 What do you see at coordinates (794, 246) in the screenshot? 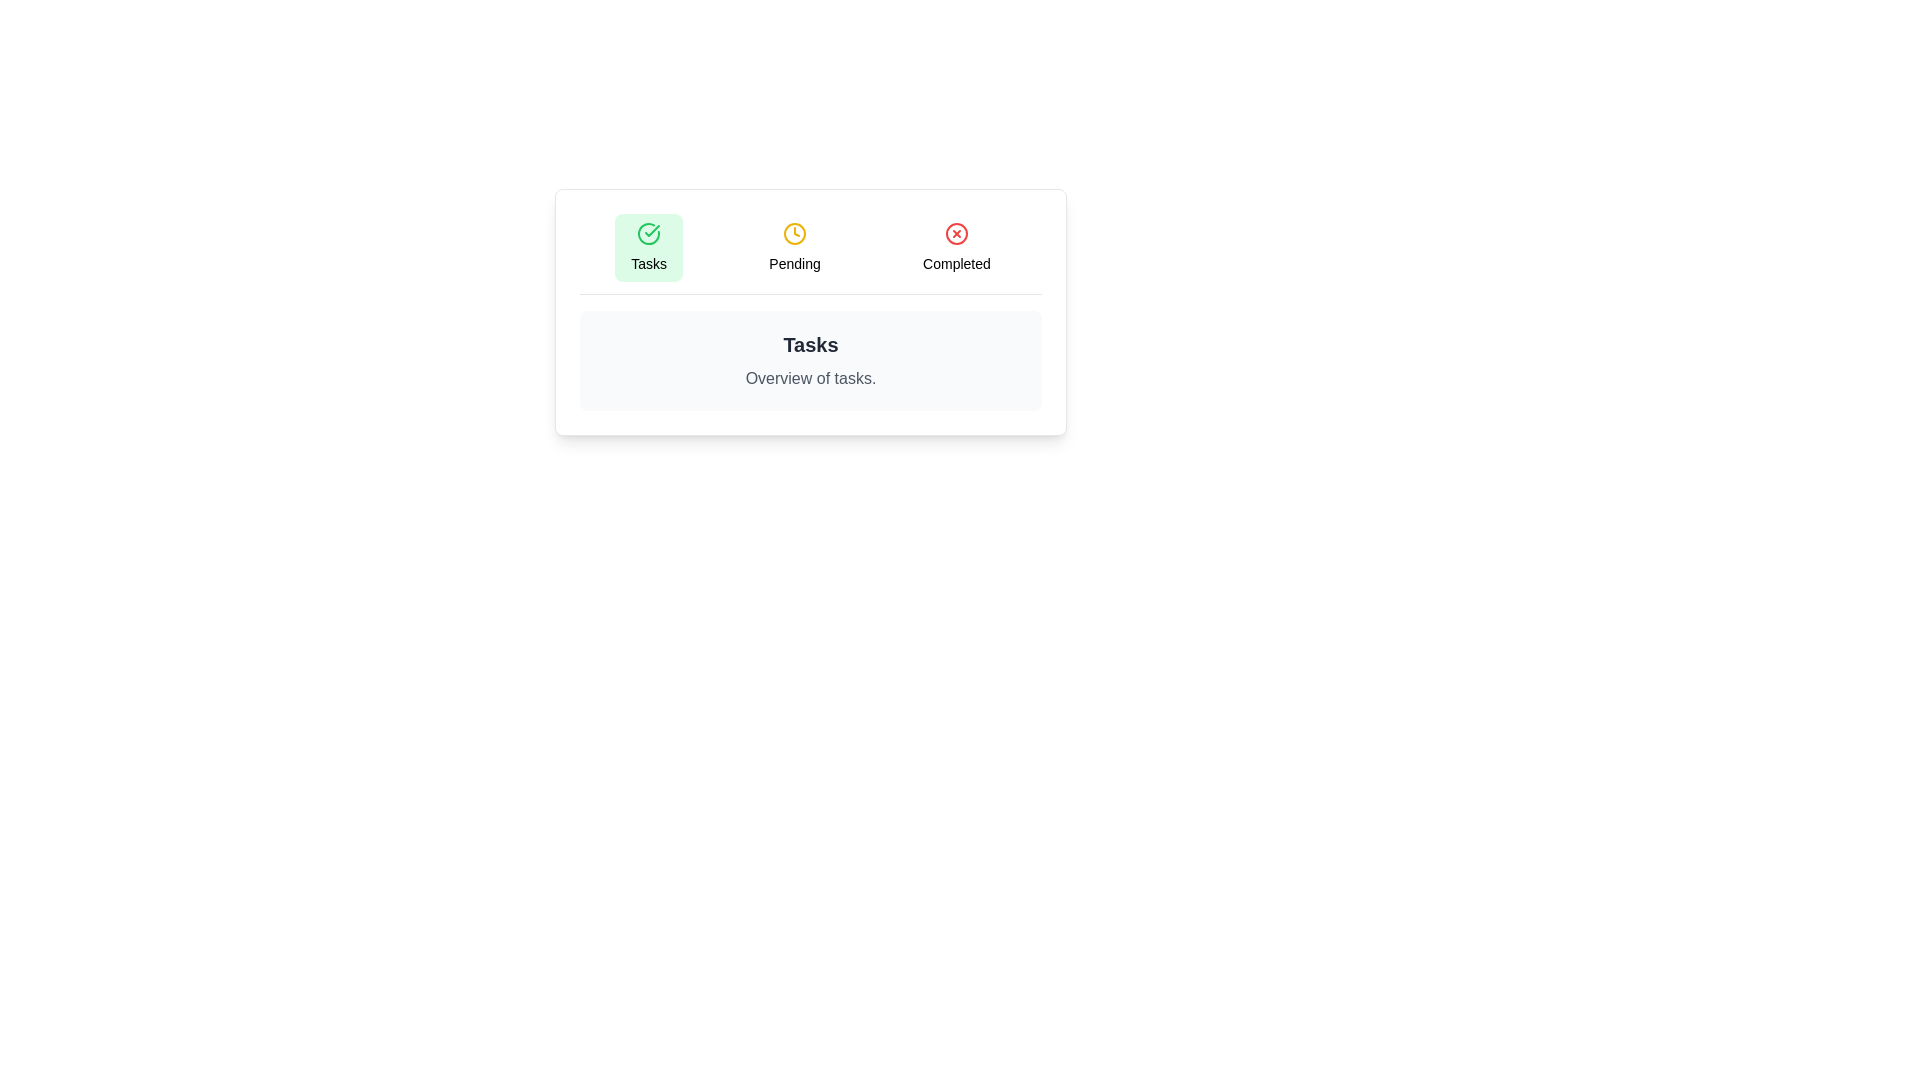
I see `the Pending tab to view its content` at bounding box center [794, 246].